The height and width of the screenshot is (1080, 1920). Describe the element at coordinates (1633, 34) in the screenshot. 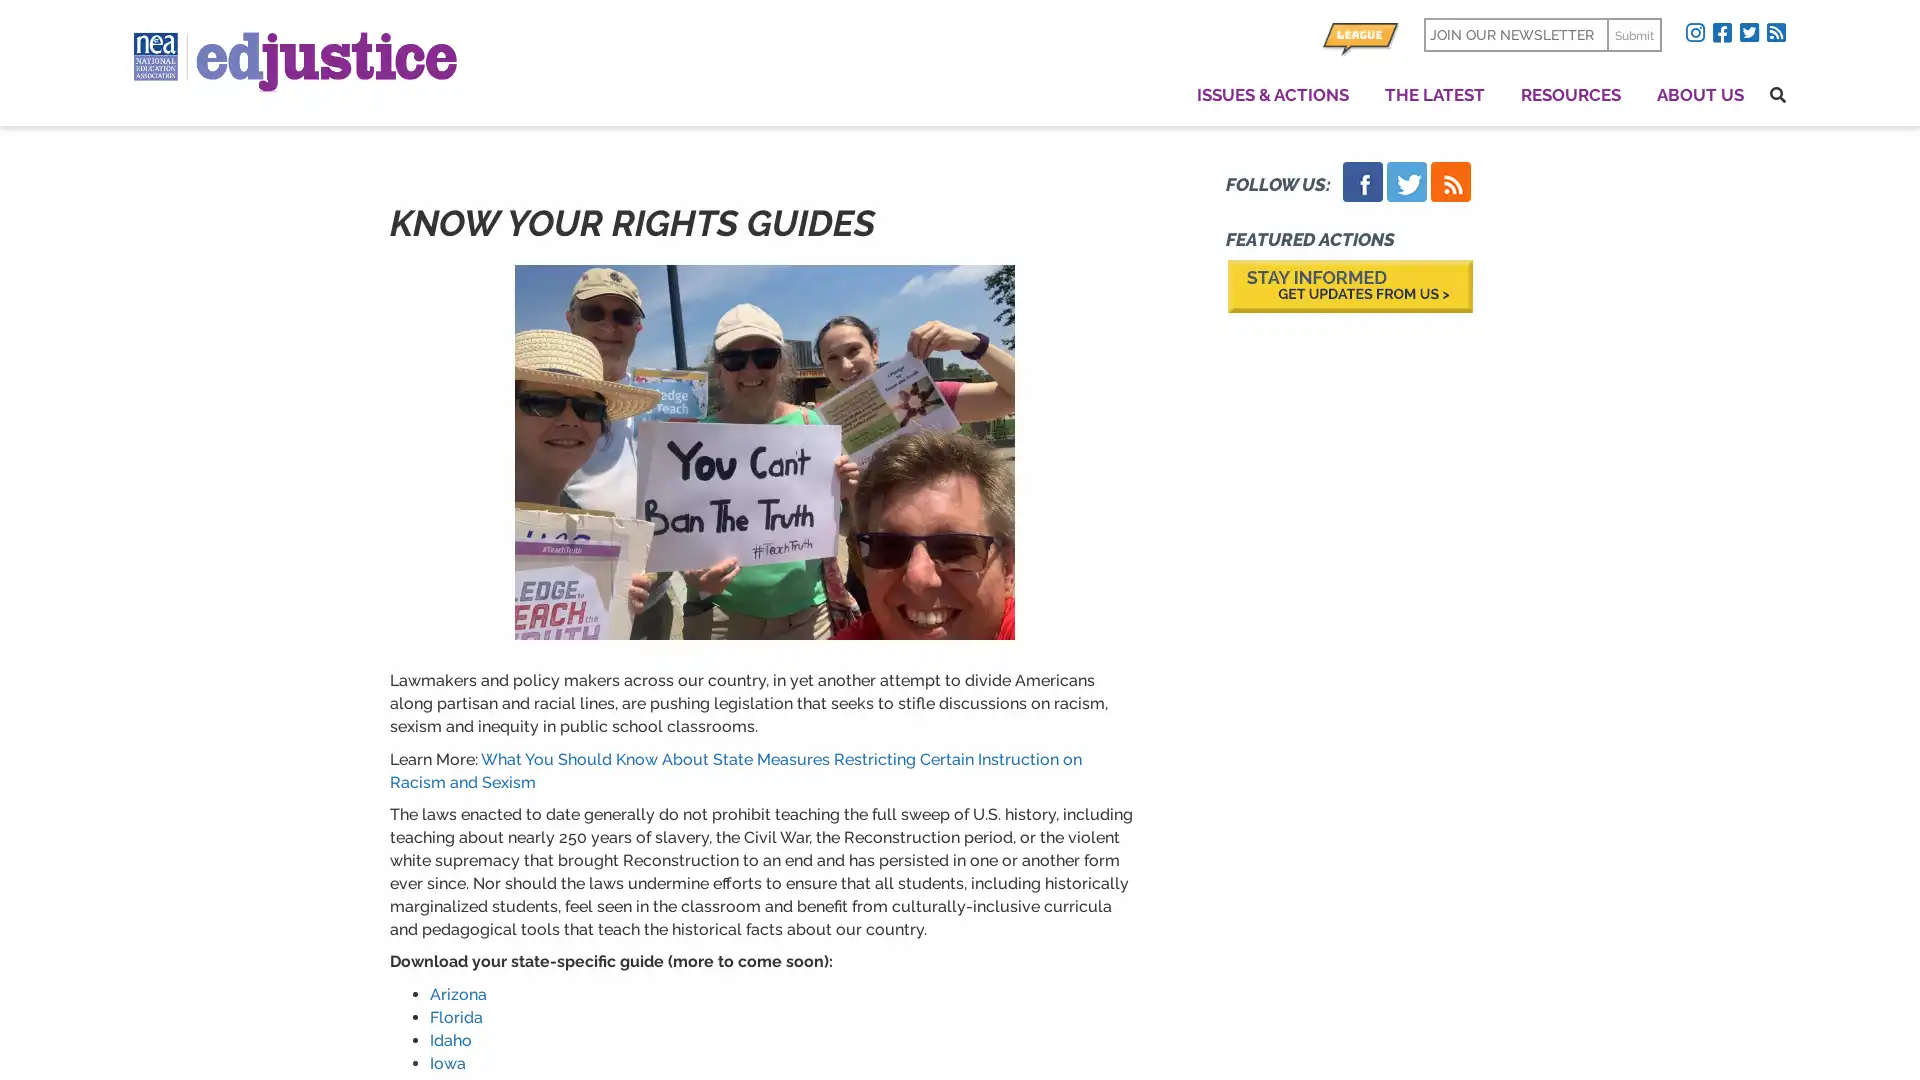

I see `Submit` at that location.